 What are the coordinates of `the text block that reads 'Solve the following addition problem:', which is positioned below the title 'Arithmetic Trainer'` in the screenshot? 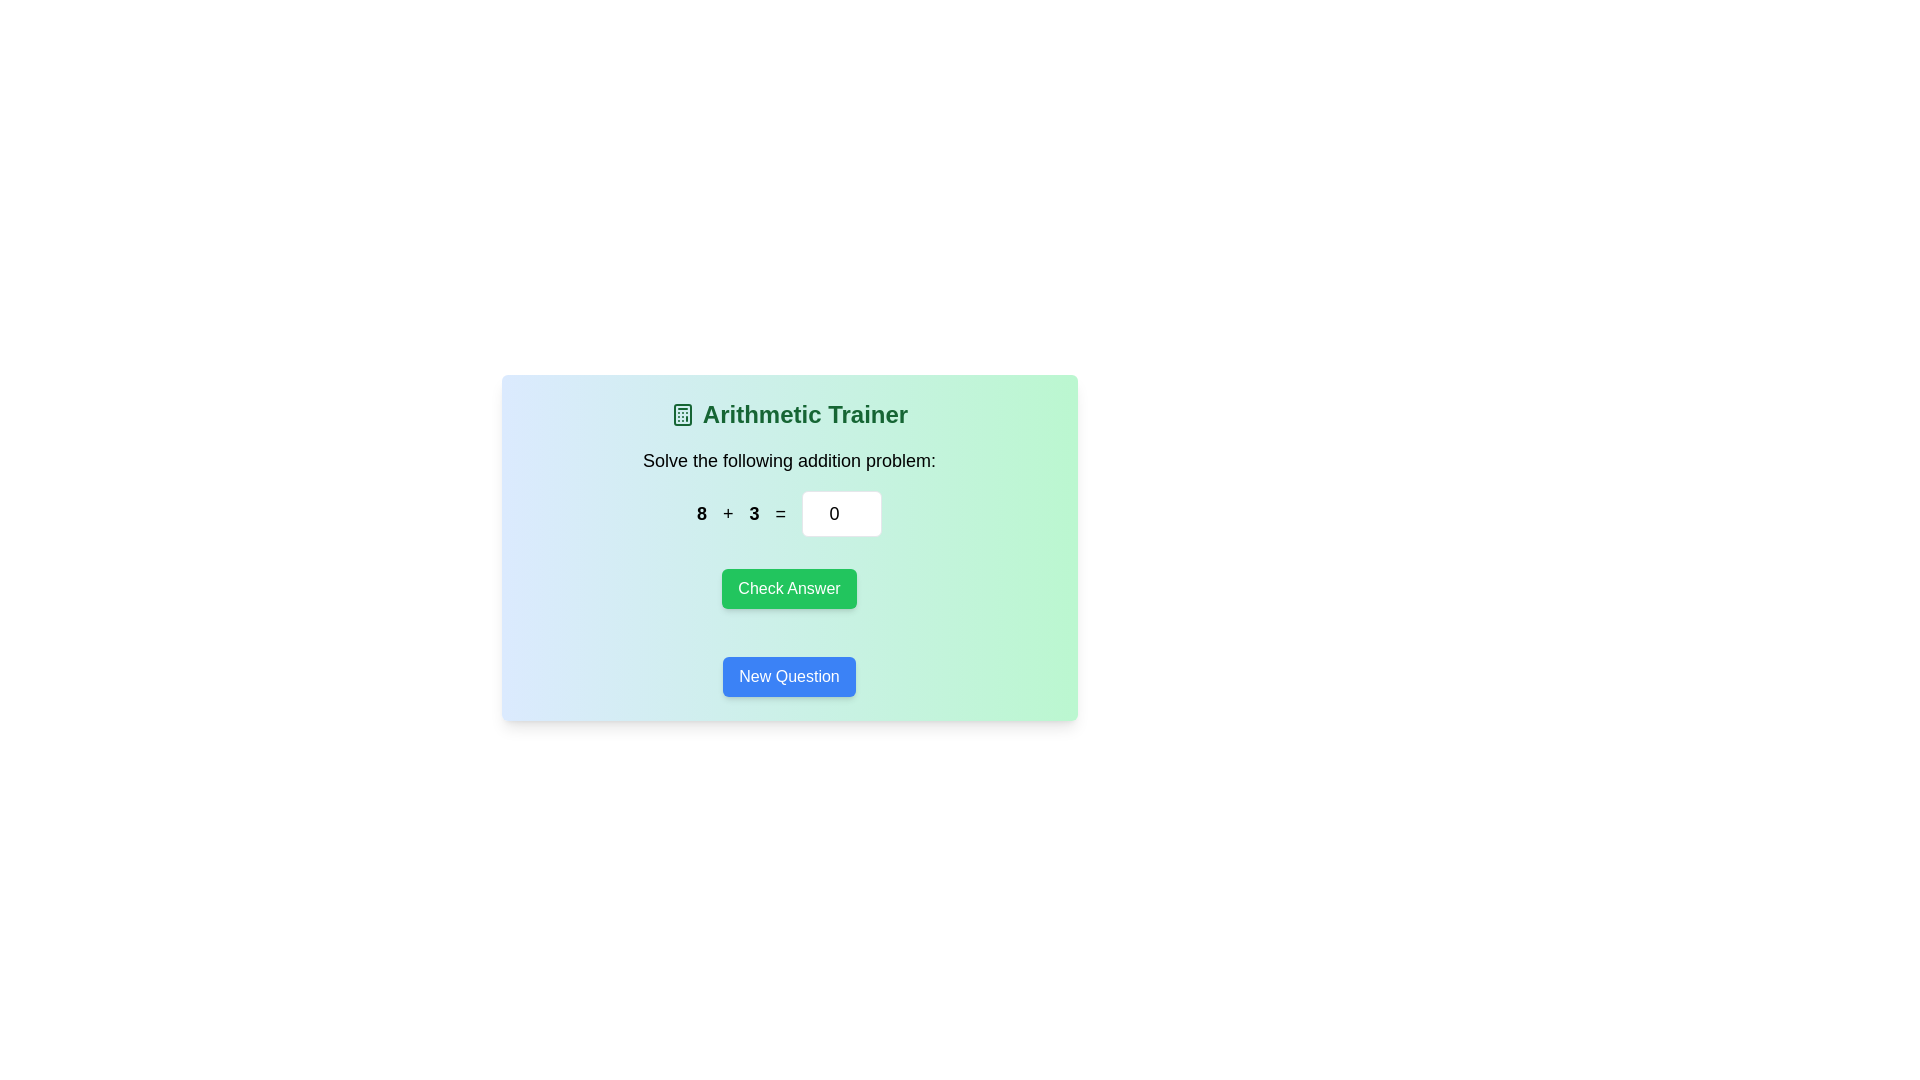 It's located at (788, 461).